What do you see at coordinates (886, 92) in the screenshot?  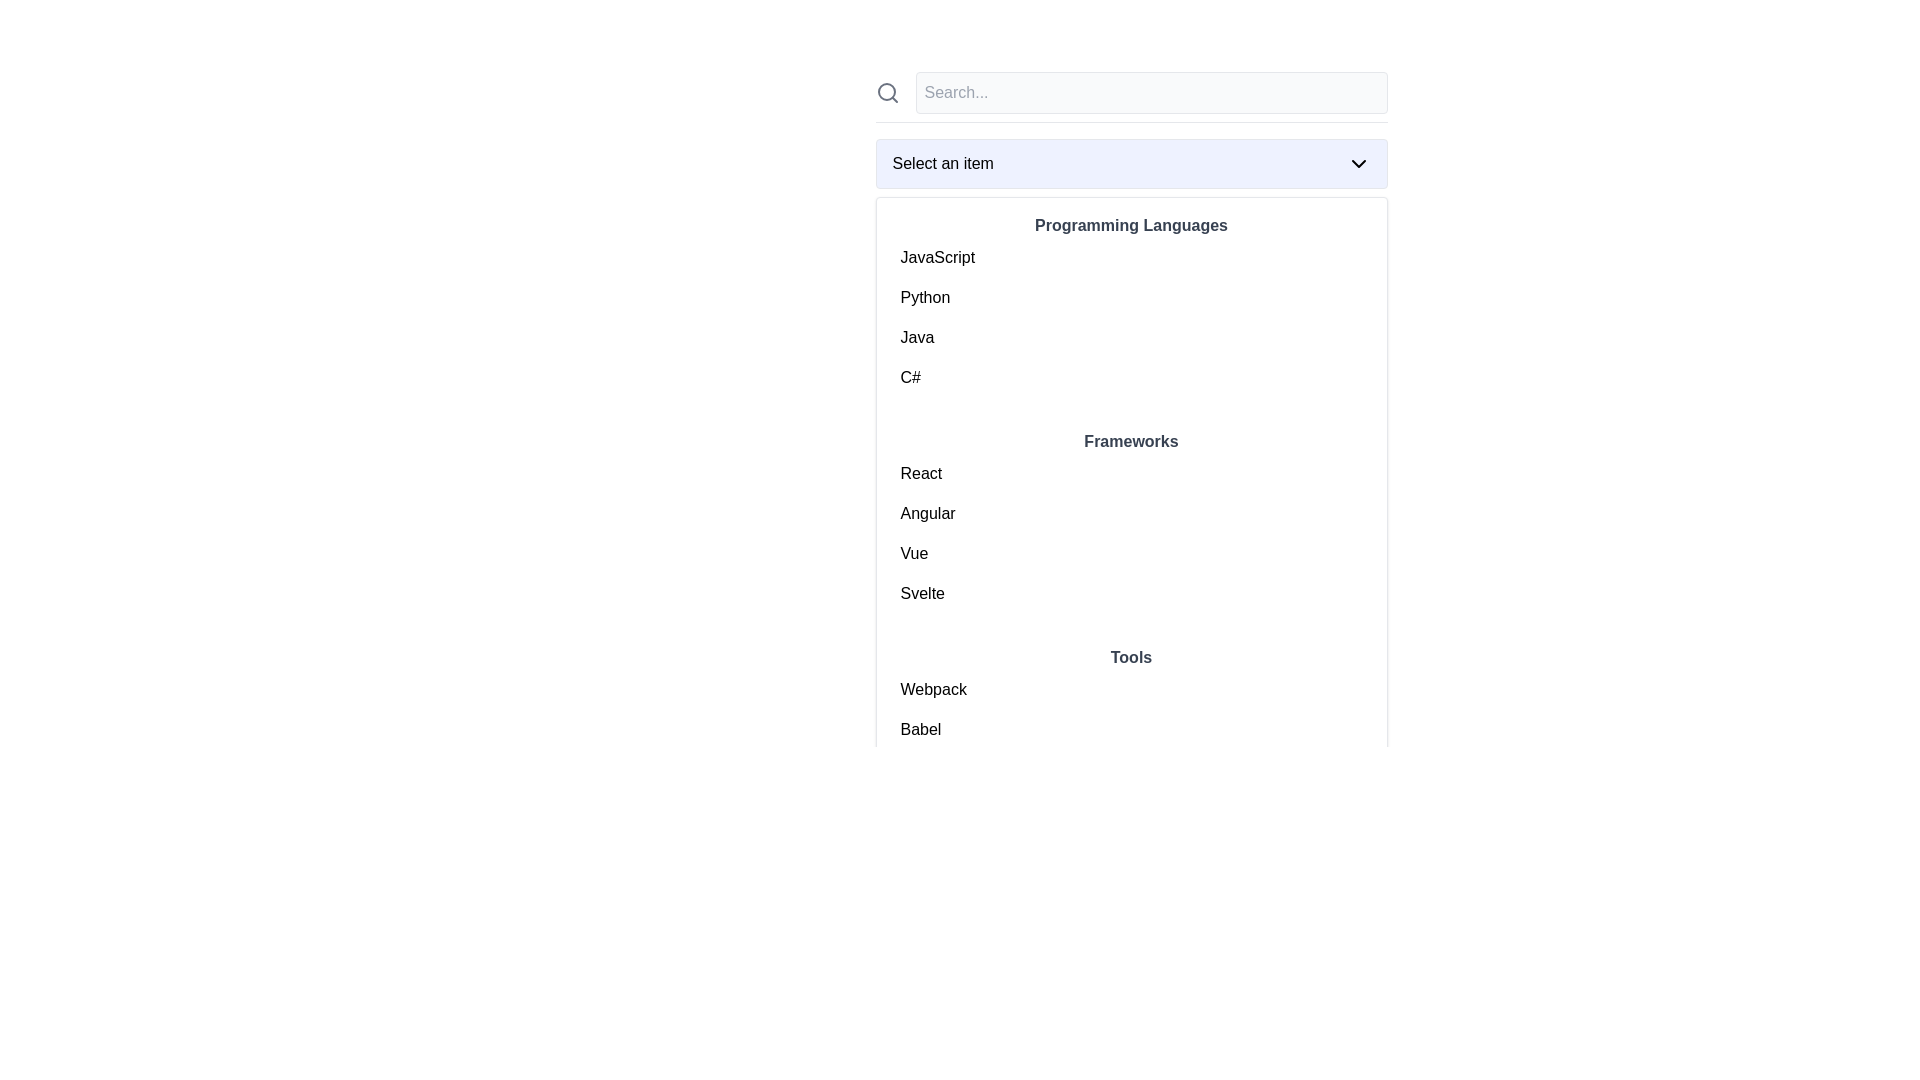 I see `the search icon located at the leftmost side of the search input field` at bounding box center [886, 92].